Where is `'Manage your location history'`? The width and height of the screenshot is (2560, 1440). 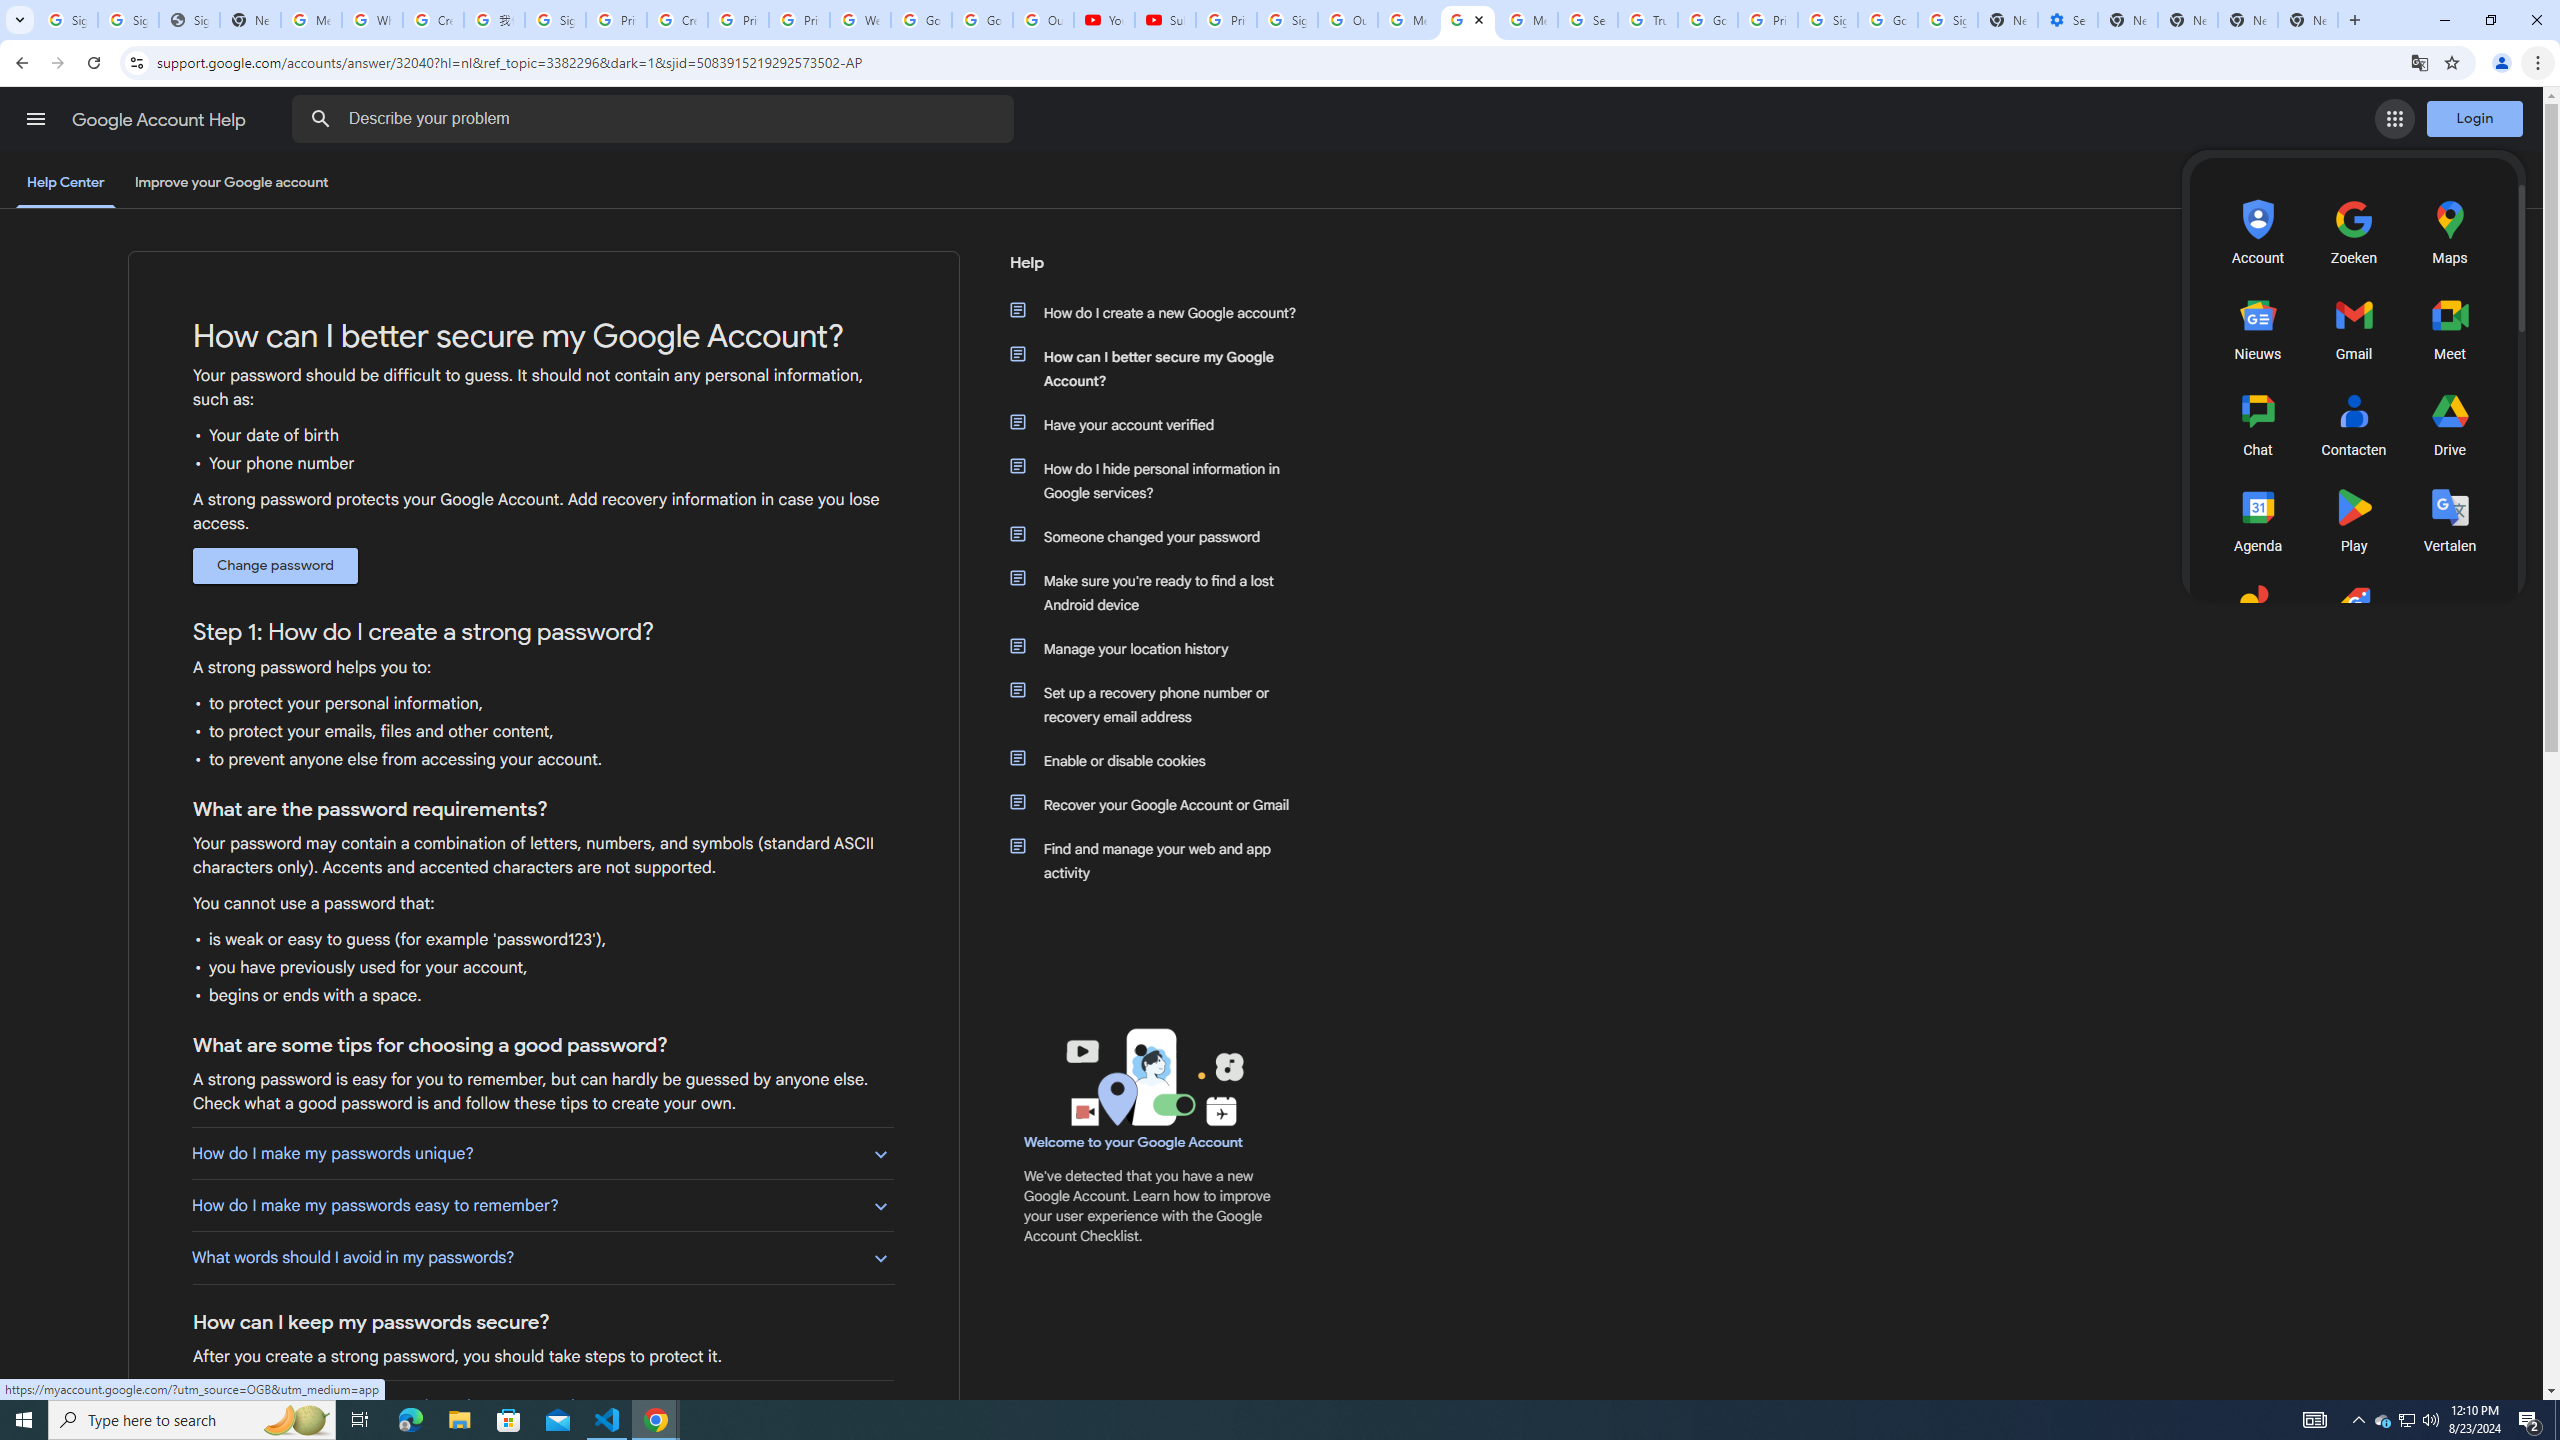 'Manage your location history' is located at coordinates (1162, 647).